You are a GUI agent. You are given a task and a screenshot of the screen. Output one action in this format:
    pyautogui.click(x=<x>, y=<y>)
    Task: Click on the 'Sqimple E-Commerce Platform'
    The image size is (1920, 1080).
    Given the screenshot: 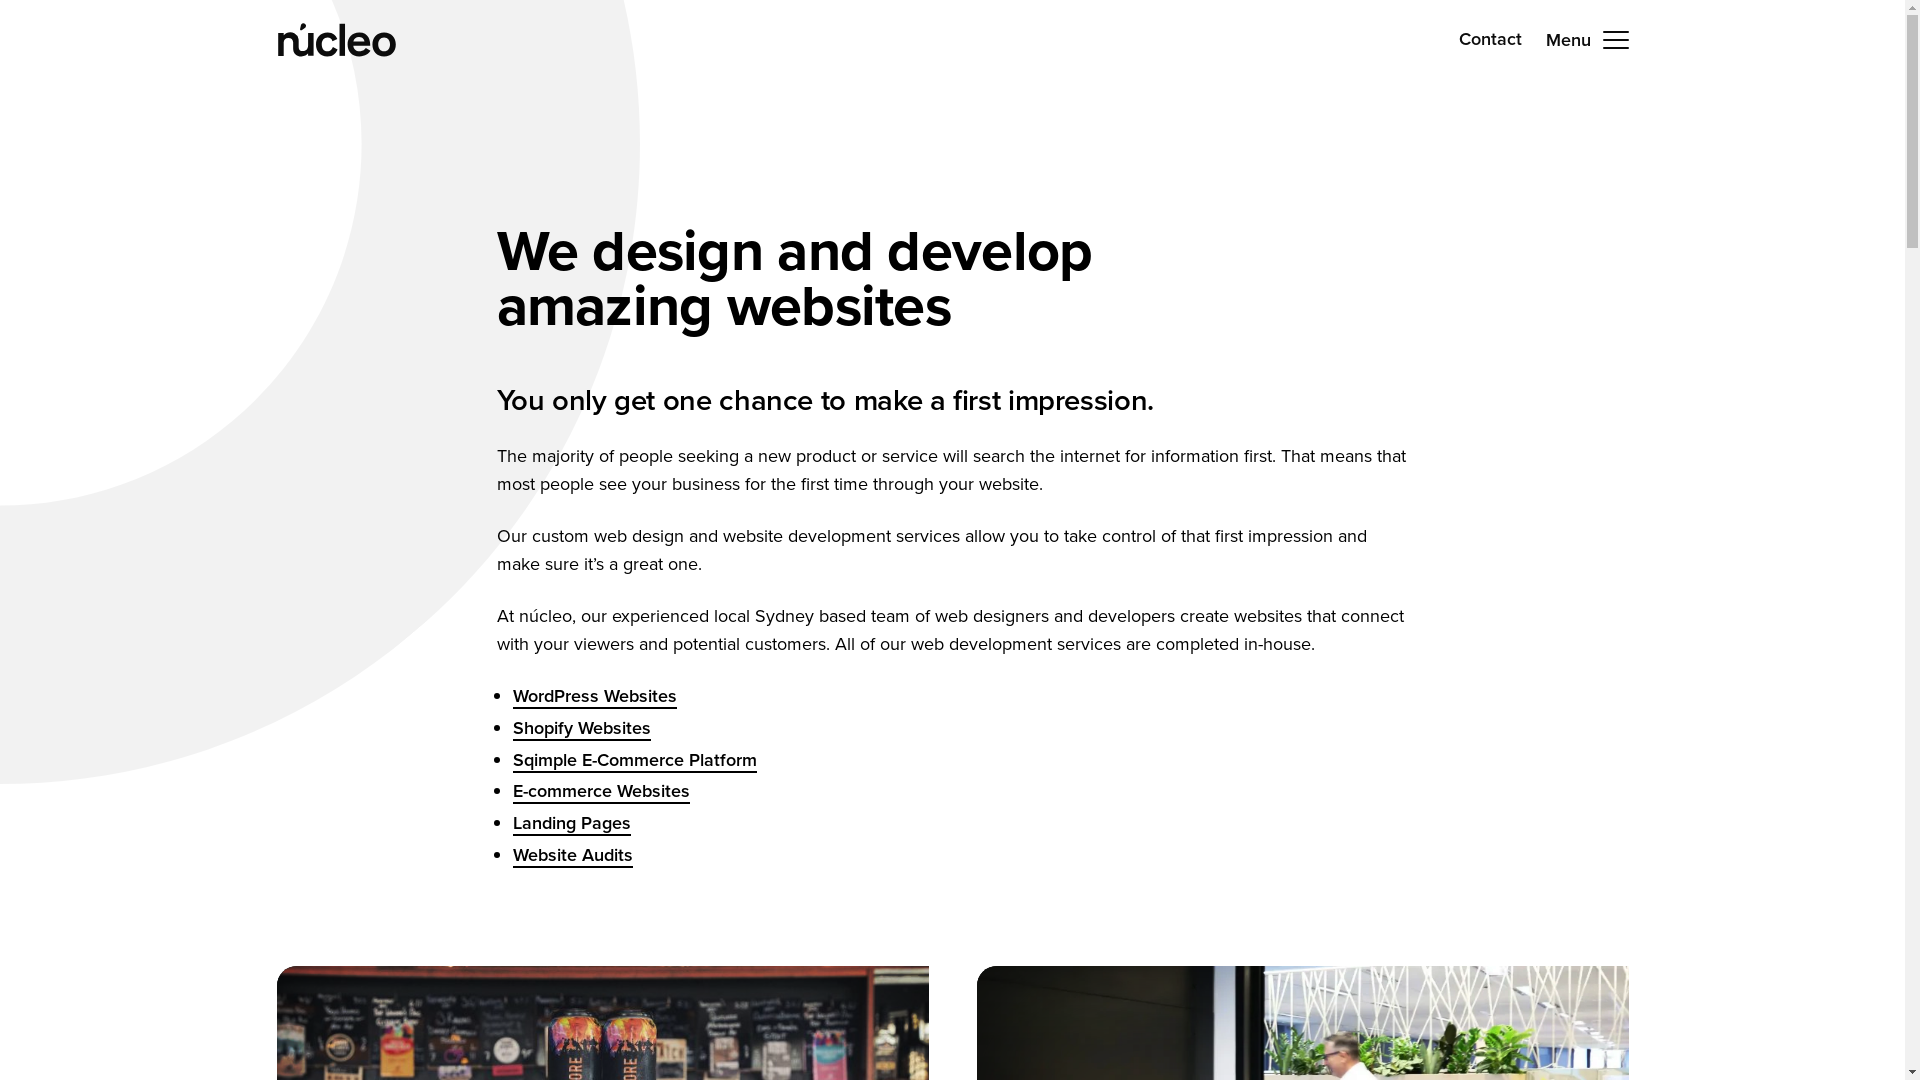 What is the action you would take?
    pyautogui.click(x=632, y=759)
    